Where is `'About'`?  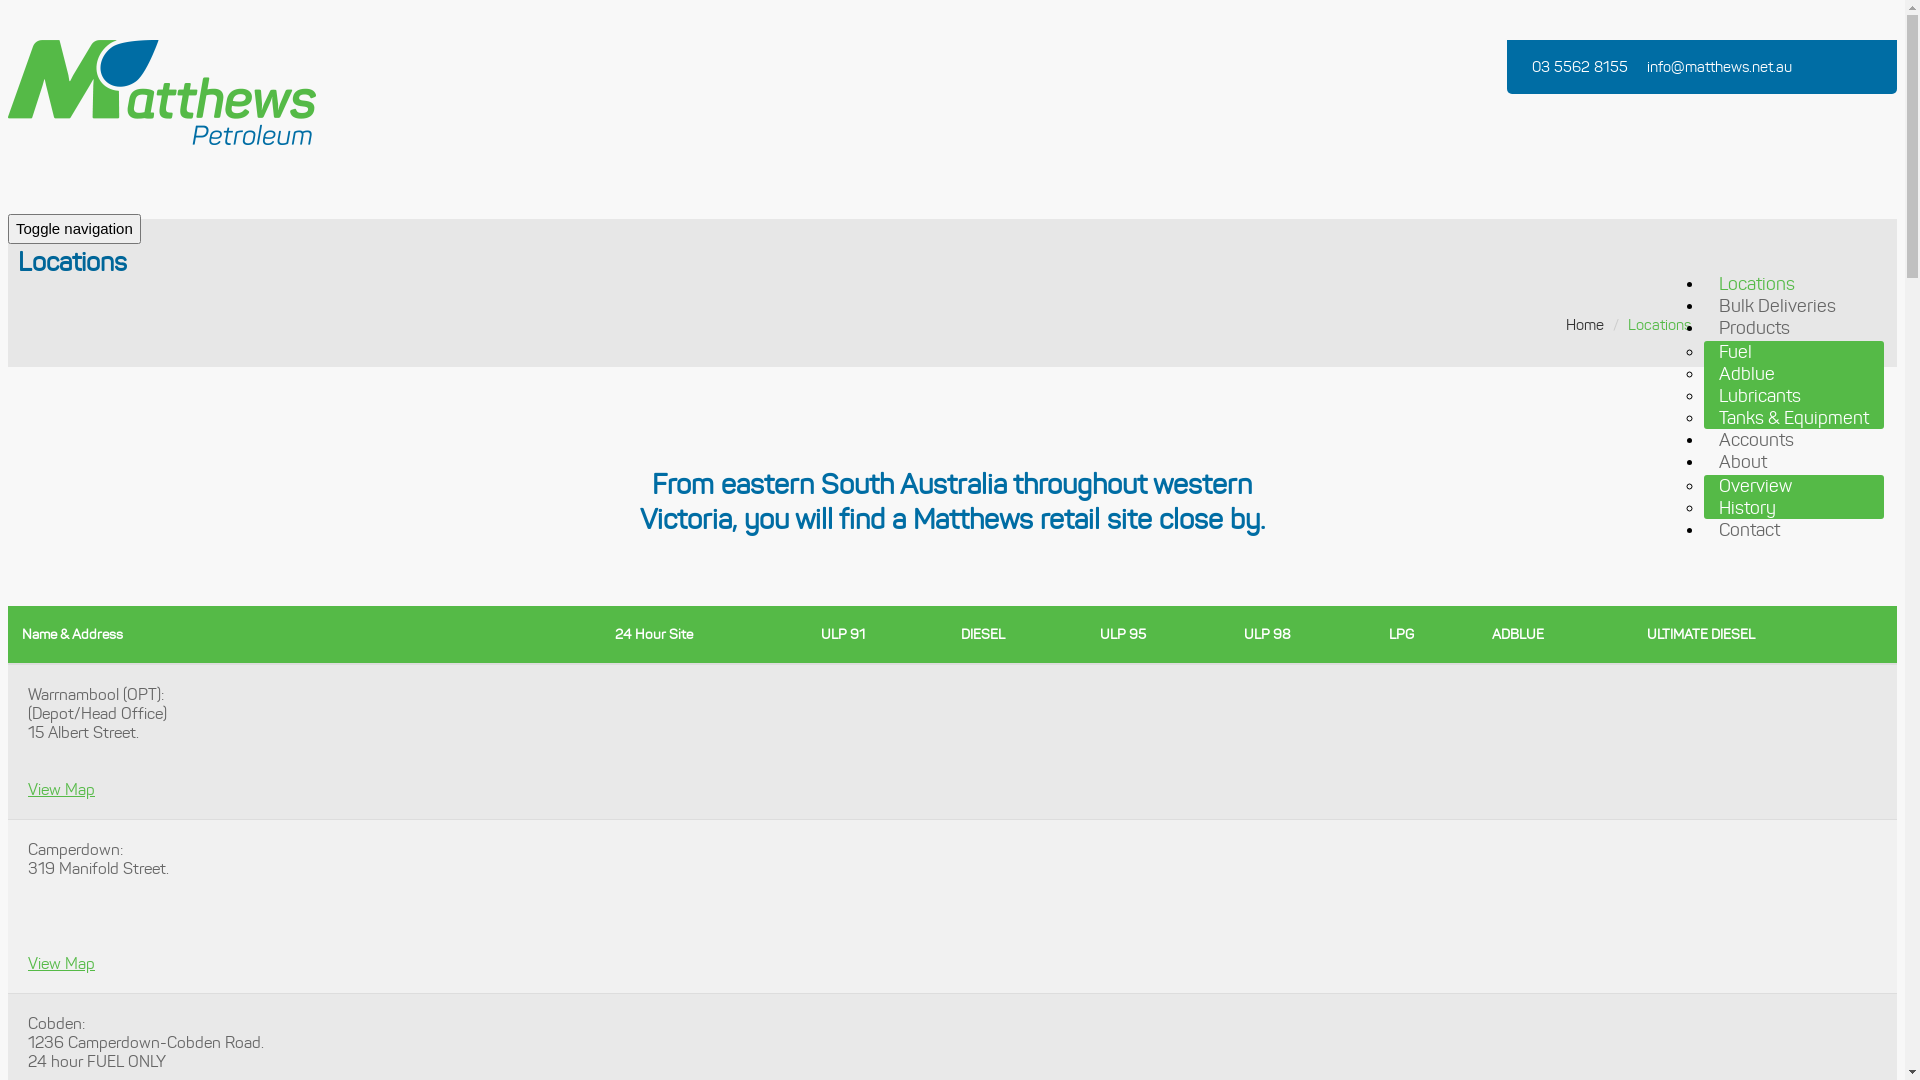 'About' is located at coordinates (1741, 462).